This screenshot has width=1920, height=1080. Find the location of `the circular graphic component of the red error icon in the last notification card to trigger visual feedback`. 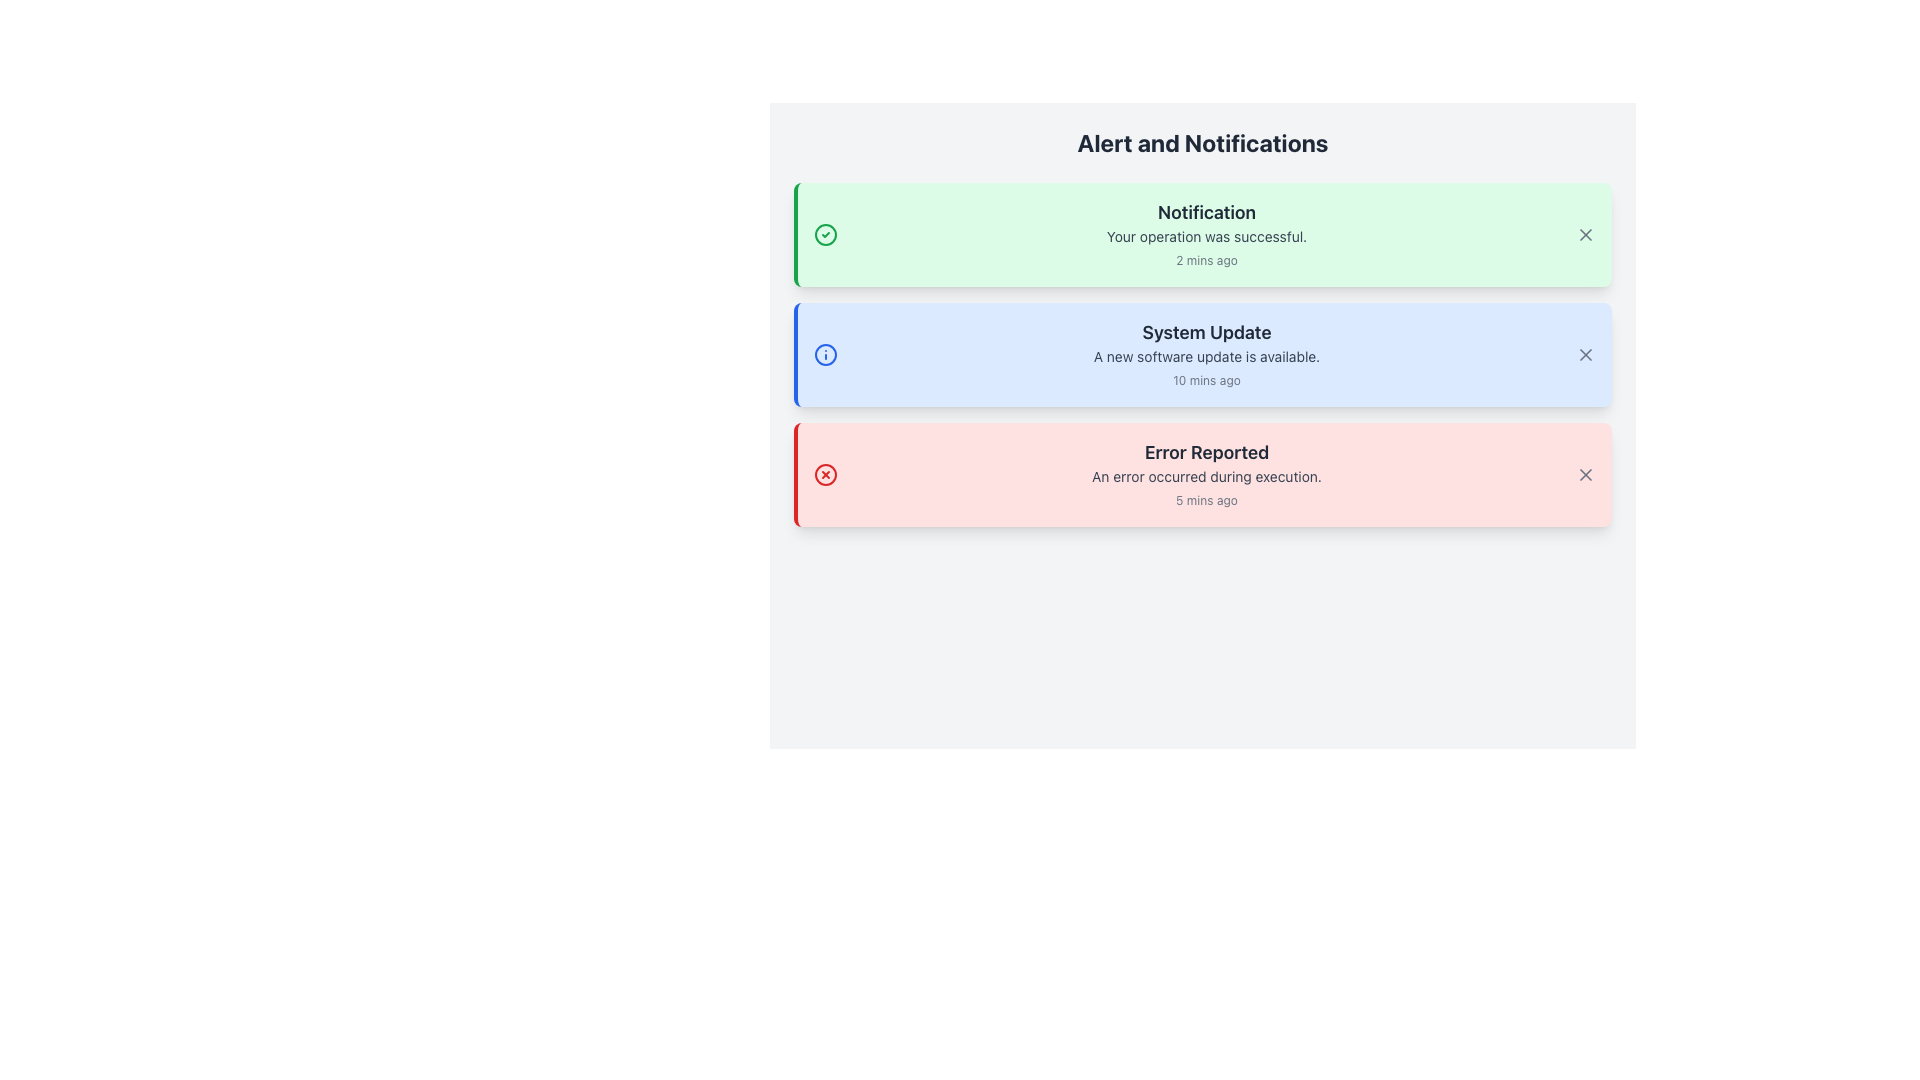

the circular graphic component of the red error icon in the last notification card to trigger visual feedback is located at coordinates (825, 474).